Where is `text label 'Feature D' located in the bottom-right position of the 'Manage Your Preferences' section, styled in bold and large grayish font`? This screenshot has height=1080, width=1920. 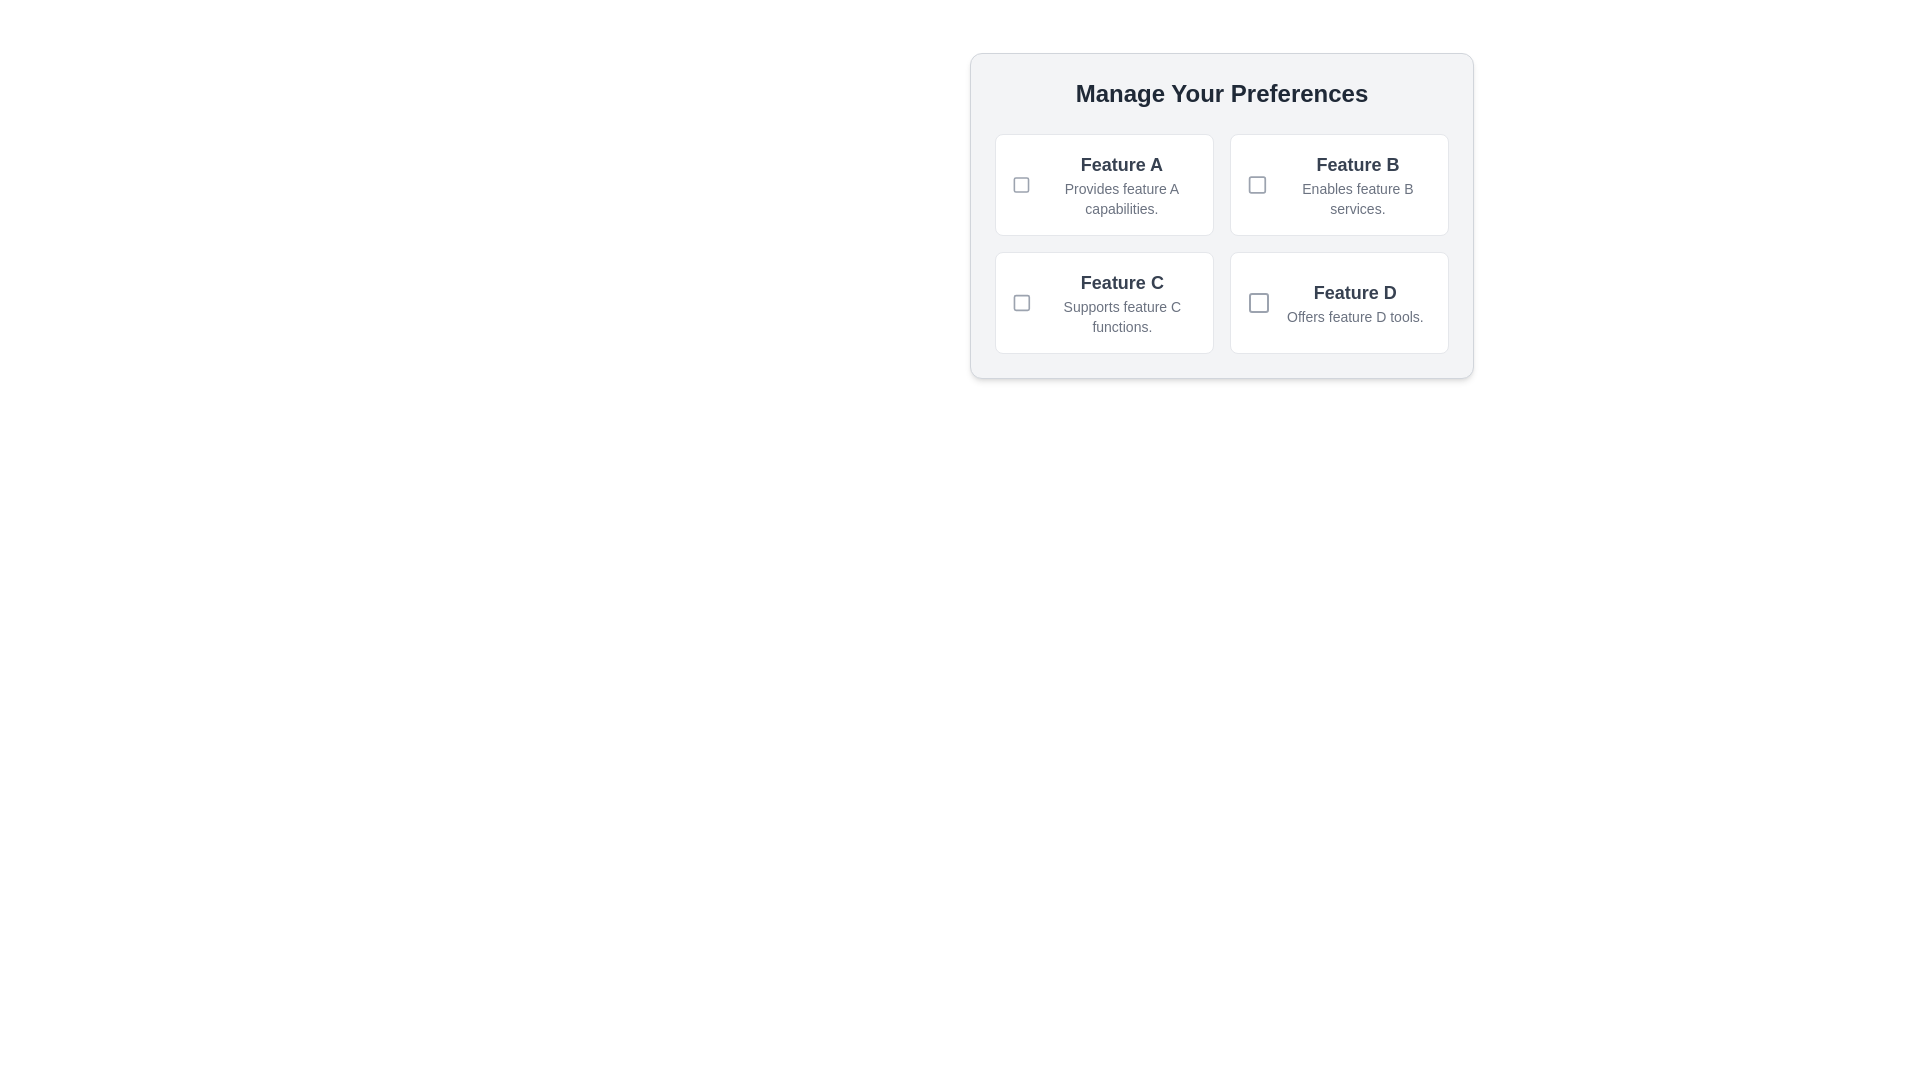 text label 'Feature D' located in the bottom-right position of the 'Manage Your Preferences' section, styled in bold and large grayish font is located at coordinates (1355, 293).